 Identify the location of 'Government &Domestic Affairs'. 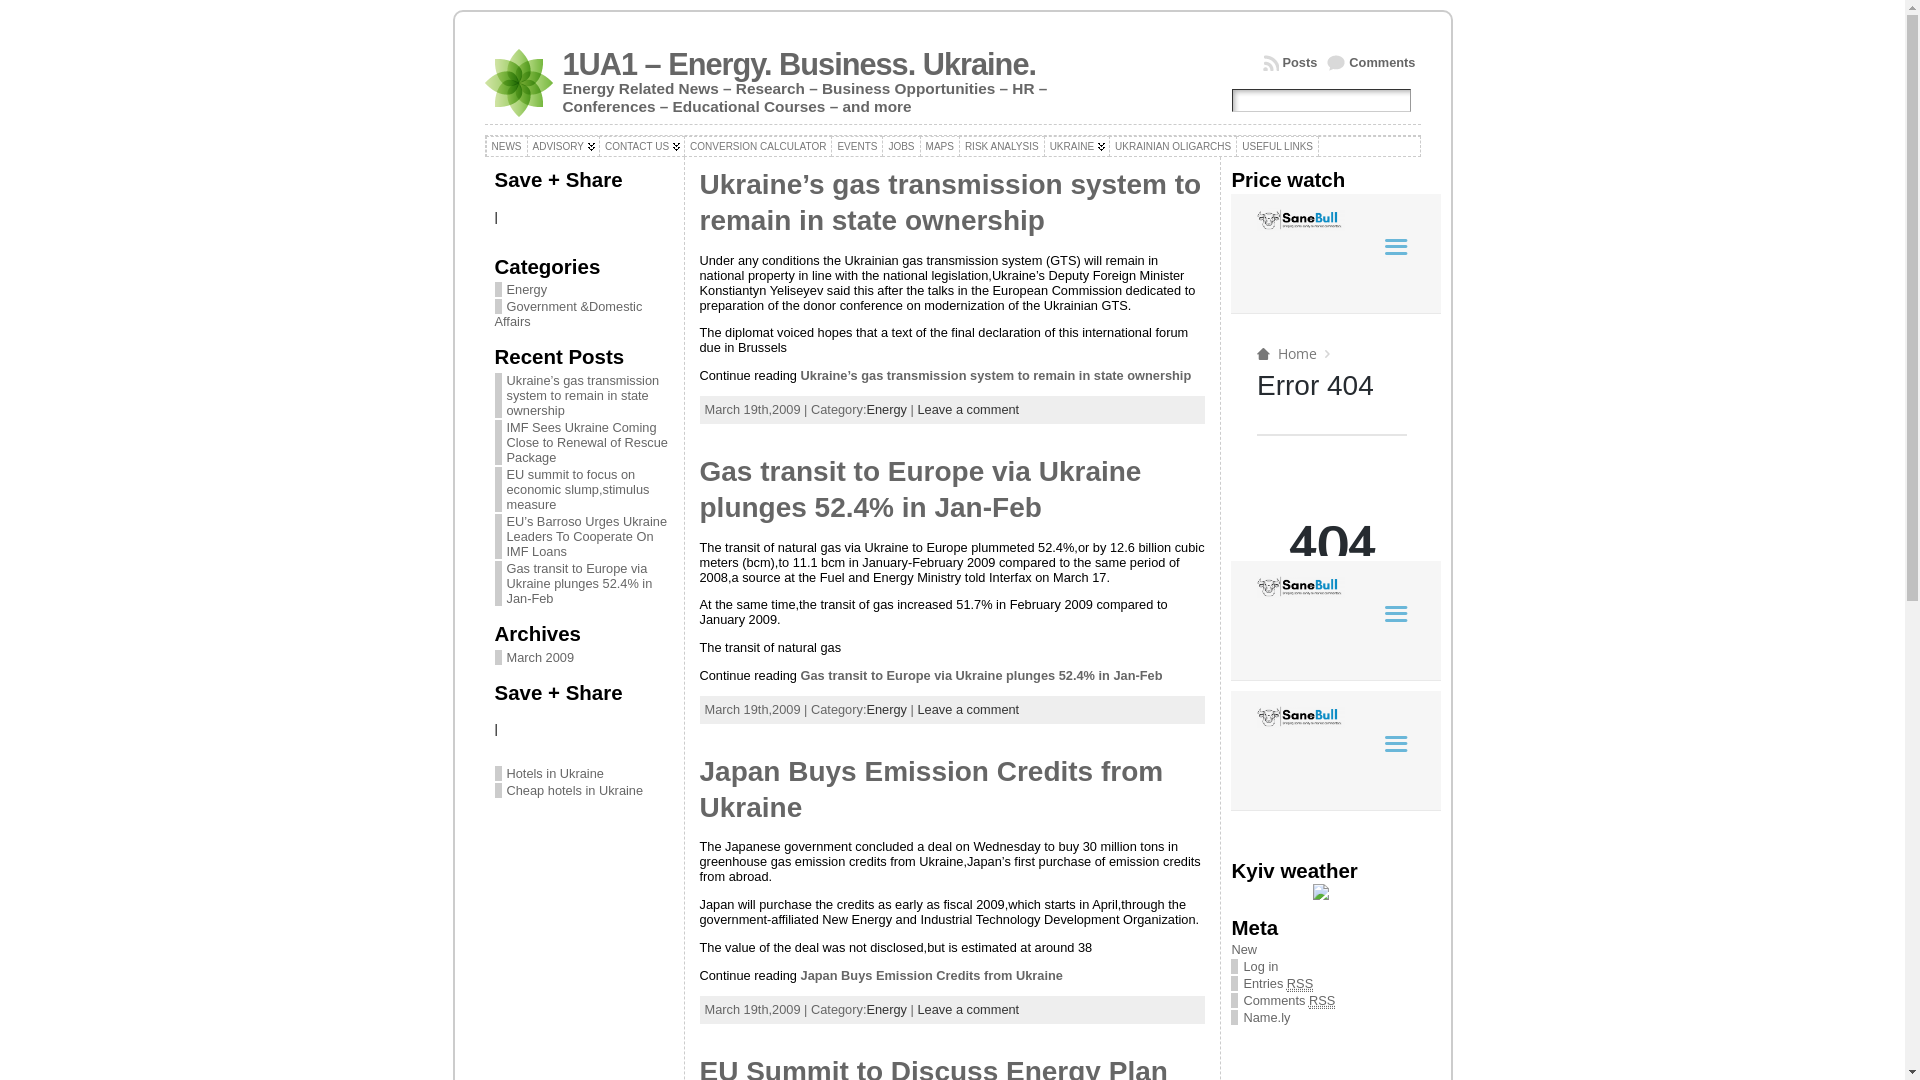
(566, 313).